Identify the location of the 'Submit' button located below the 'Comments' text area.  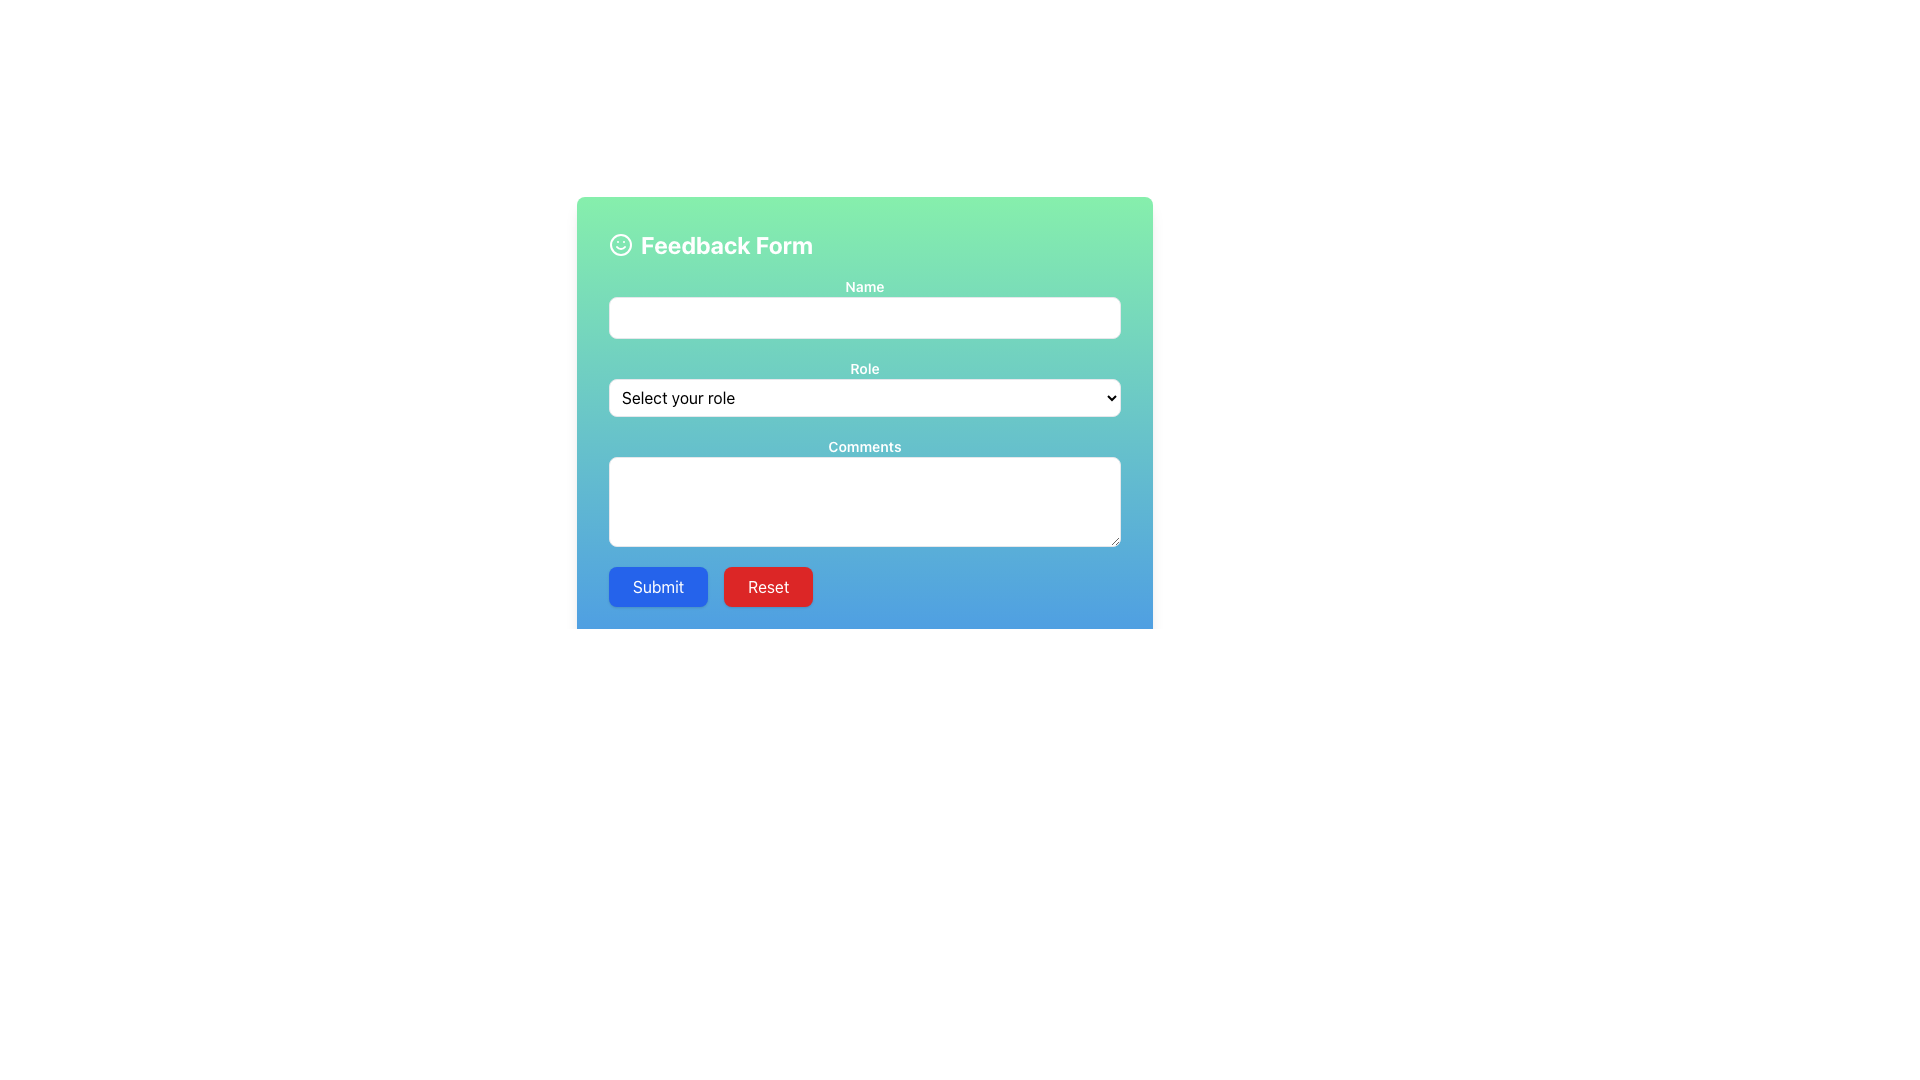
(658, 585).